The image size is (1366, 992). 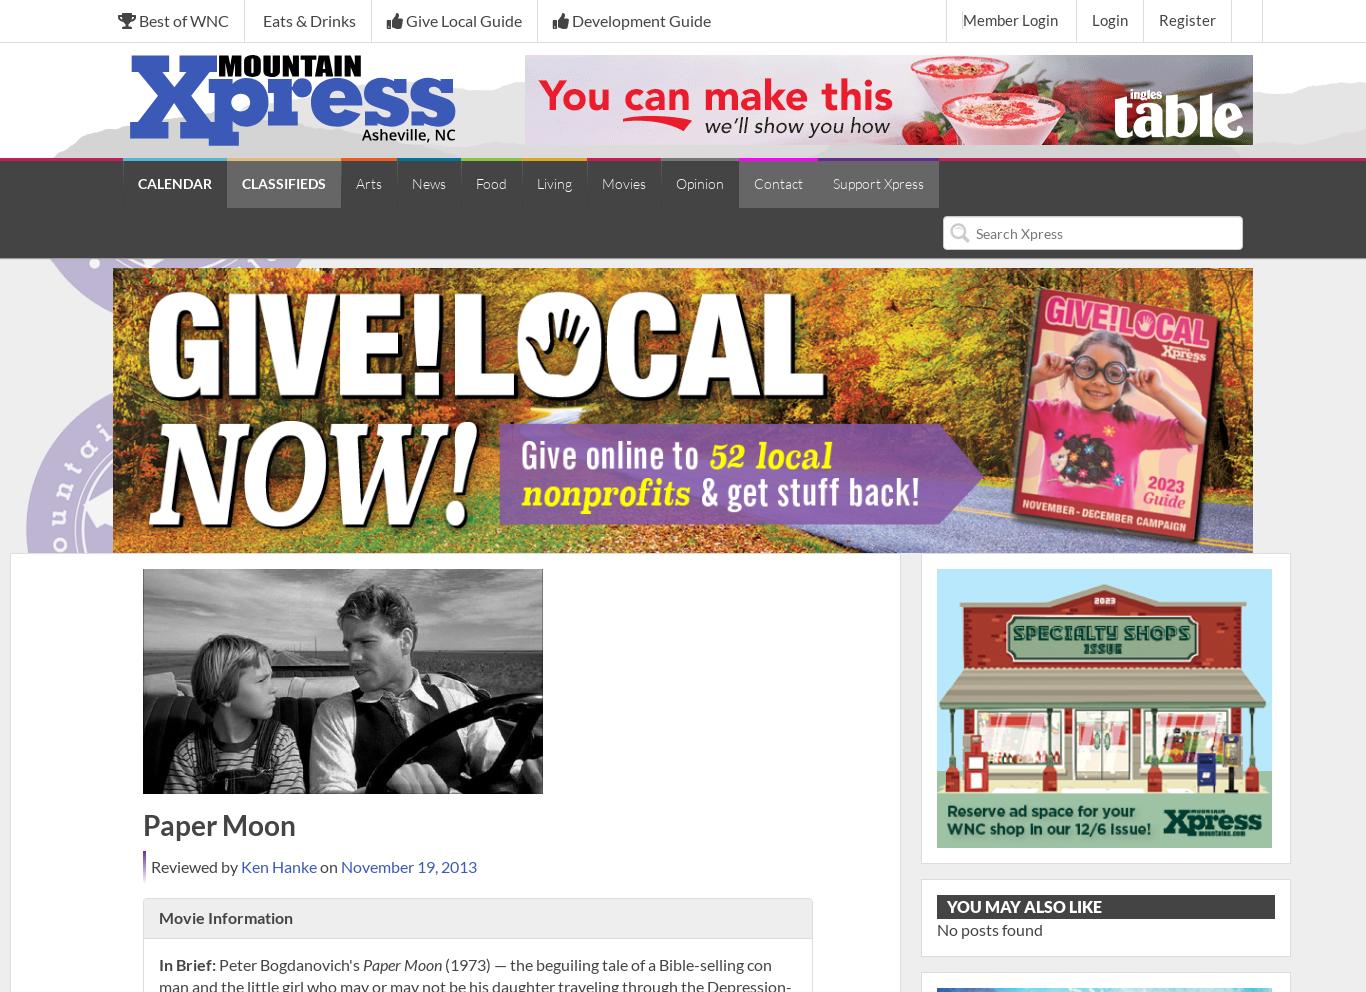 What do you see at coordinates (289, 963) in the screenshot?
I see `'Peter Bogdanovich's'` at bounding box center [289, 963].